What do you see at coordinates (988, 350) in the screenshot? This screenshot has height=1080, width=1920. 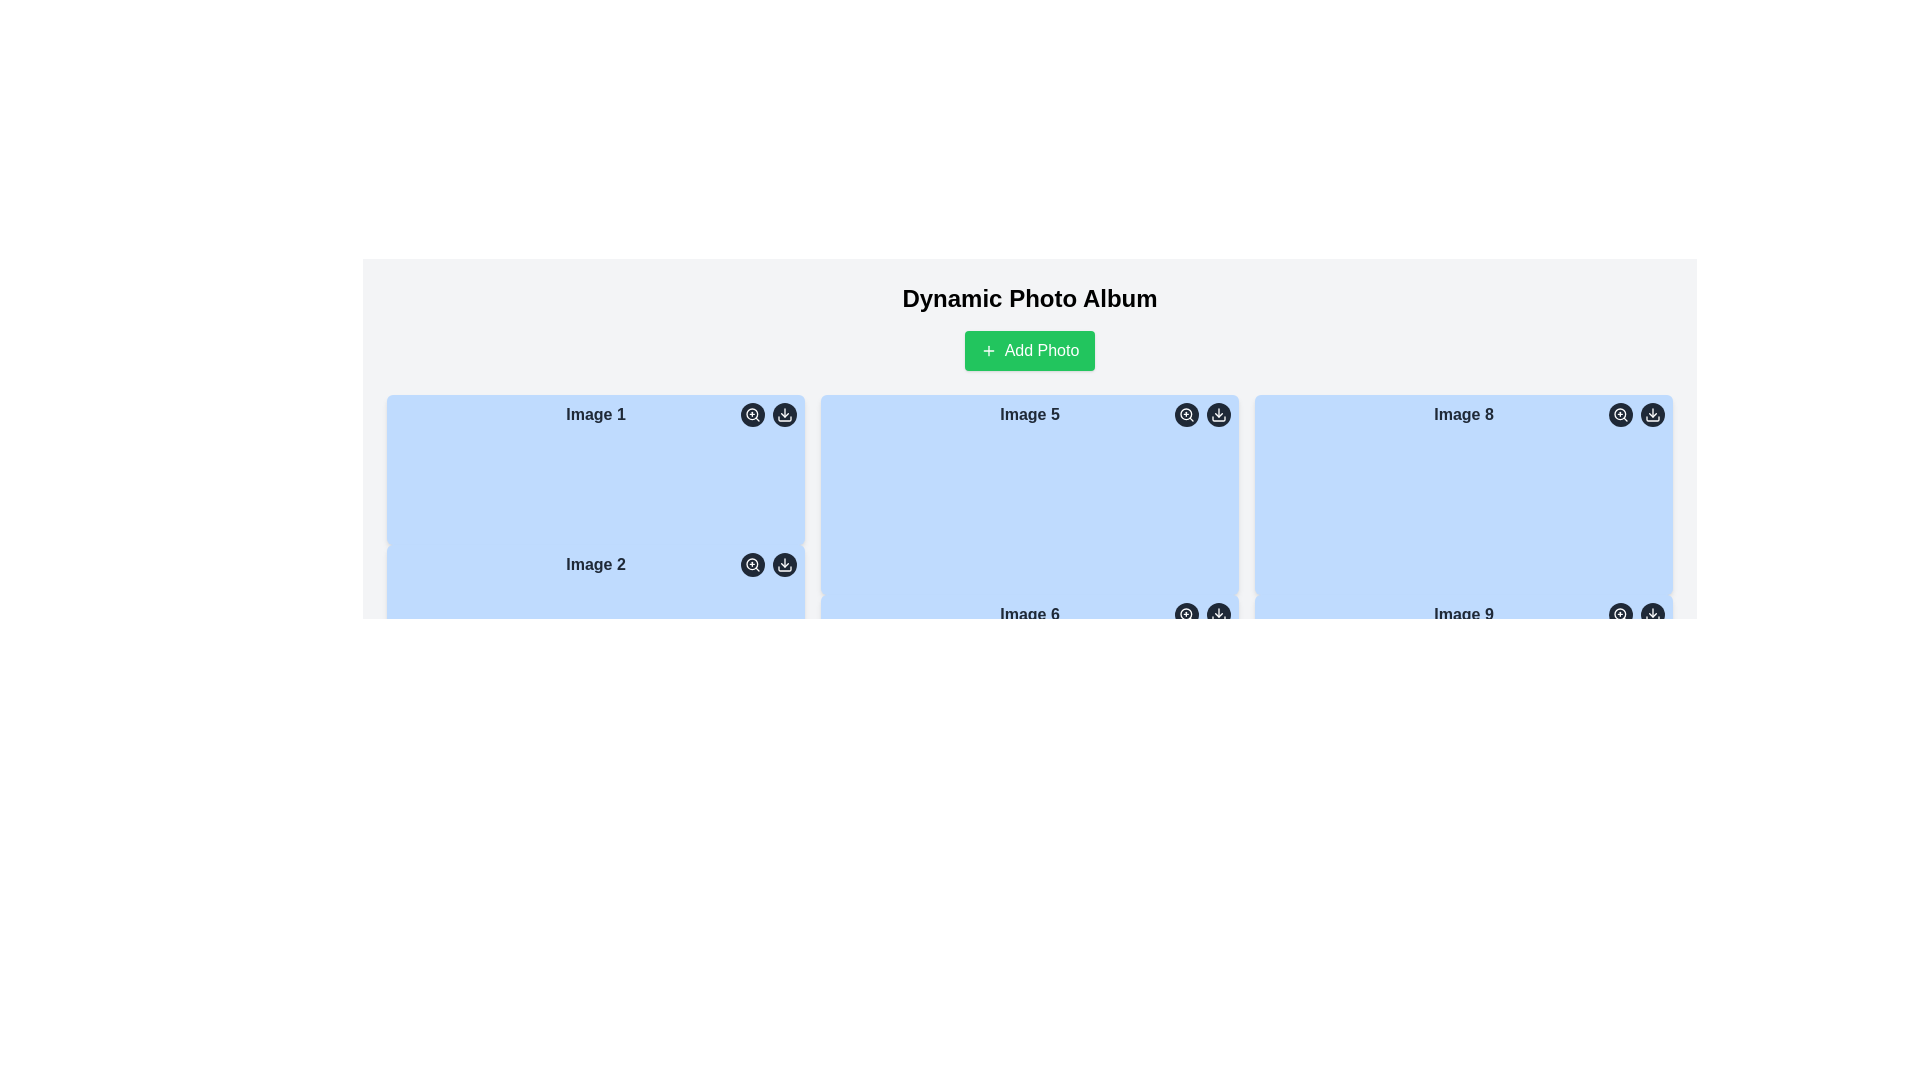 I see `the small plus icon located inside the 'Add Photo' button, which is represented by a thin-lined cross shape and has a green background` at bounding box center [988, 350].